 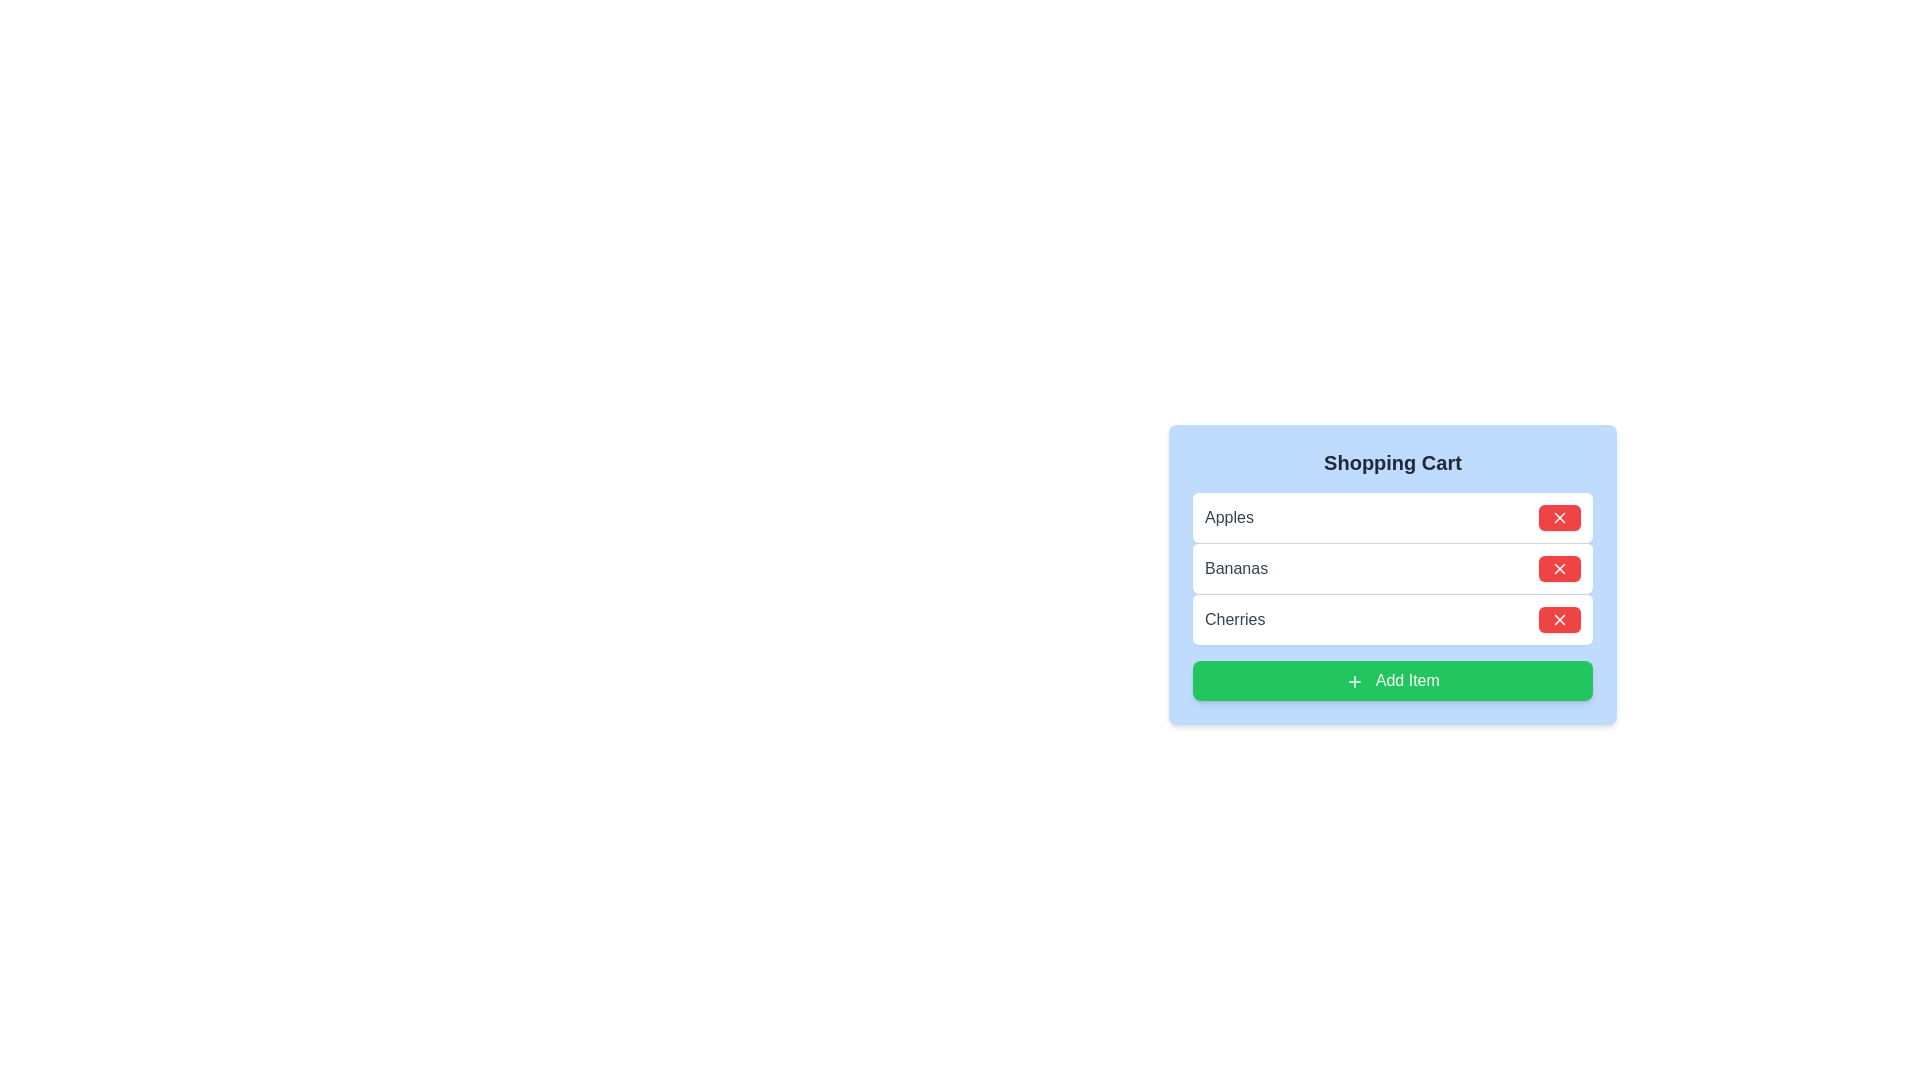 I want to click on the third item in the Shopping Cart section, which is the white row containing the text 'Cherries' and a red button with a white 'X' on the right, for interactions, so click(x=1391, y=617).